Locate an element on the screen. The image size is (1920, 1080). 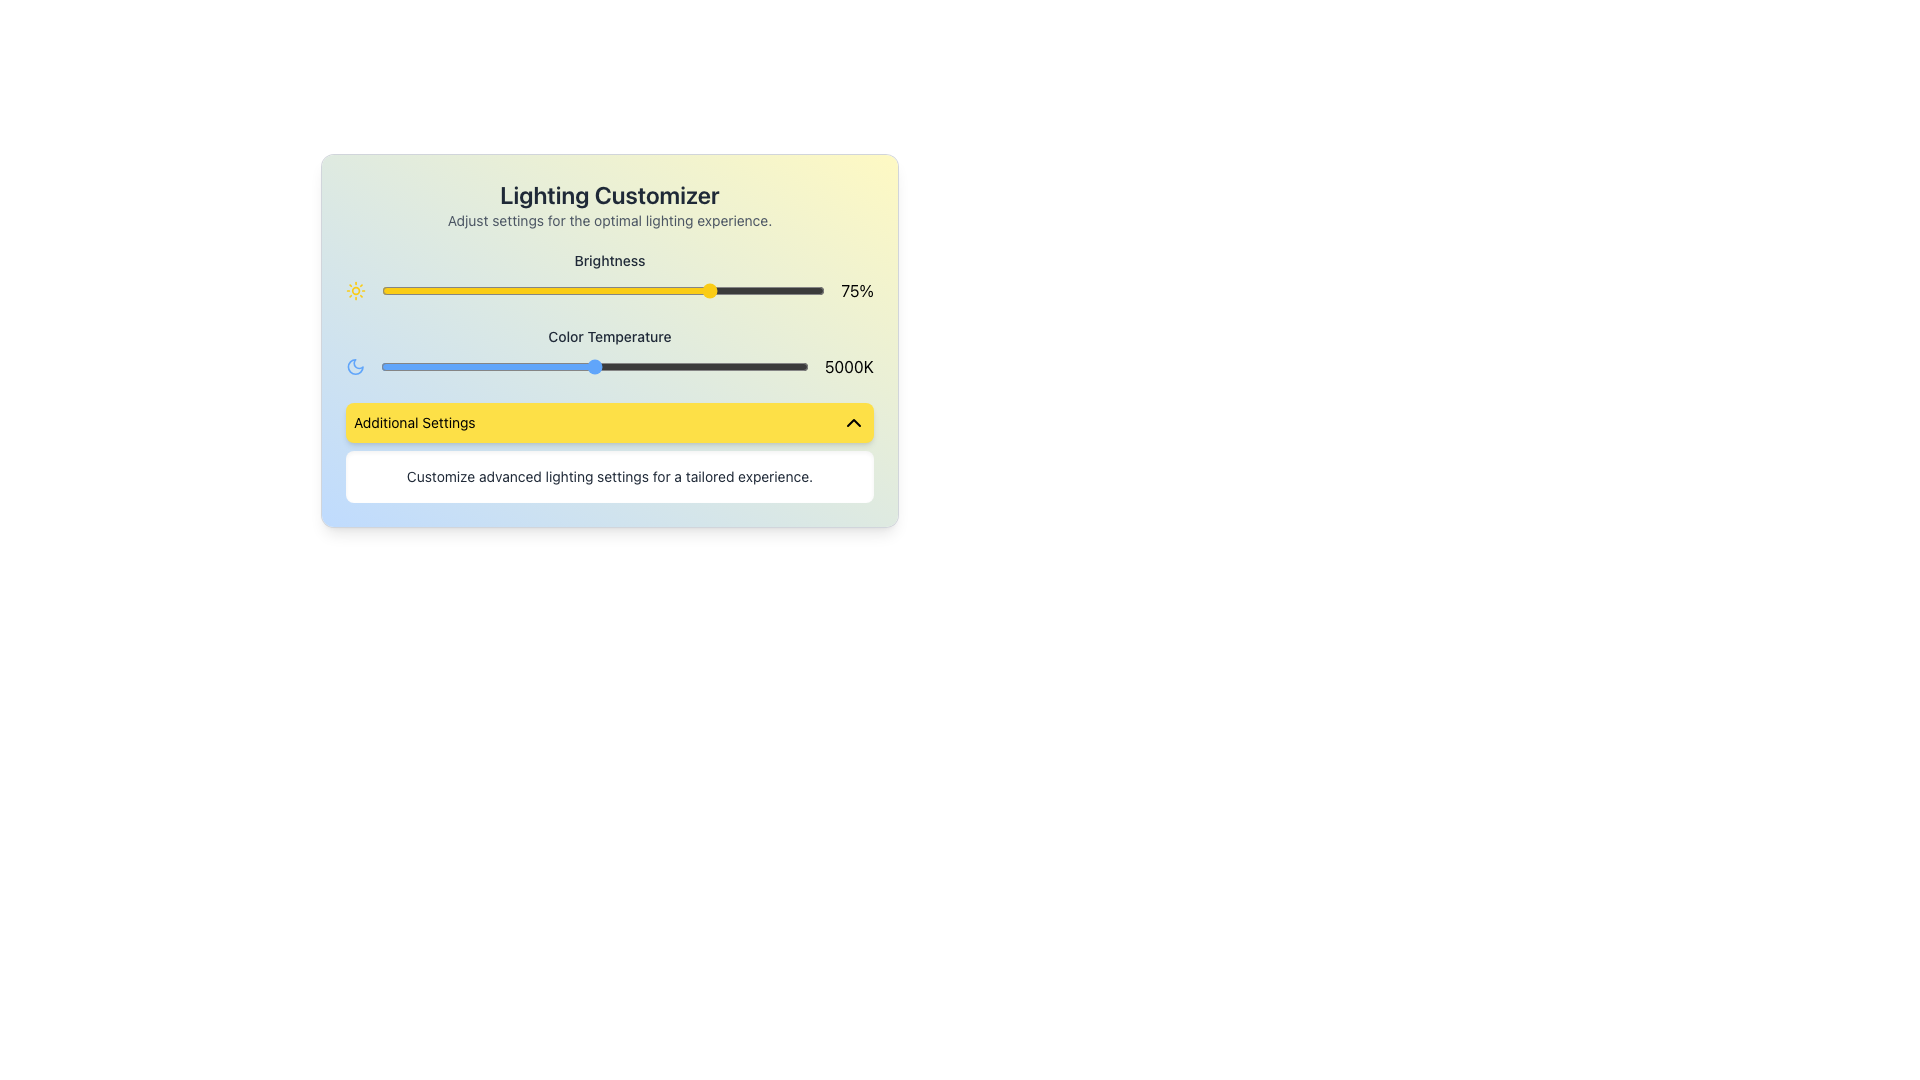
brightness is located at coordinates (562, 290).